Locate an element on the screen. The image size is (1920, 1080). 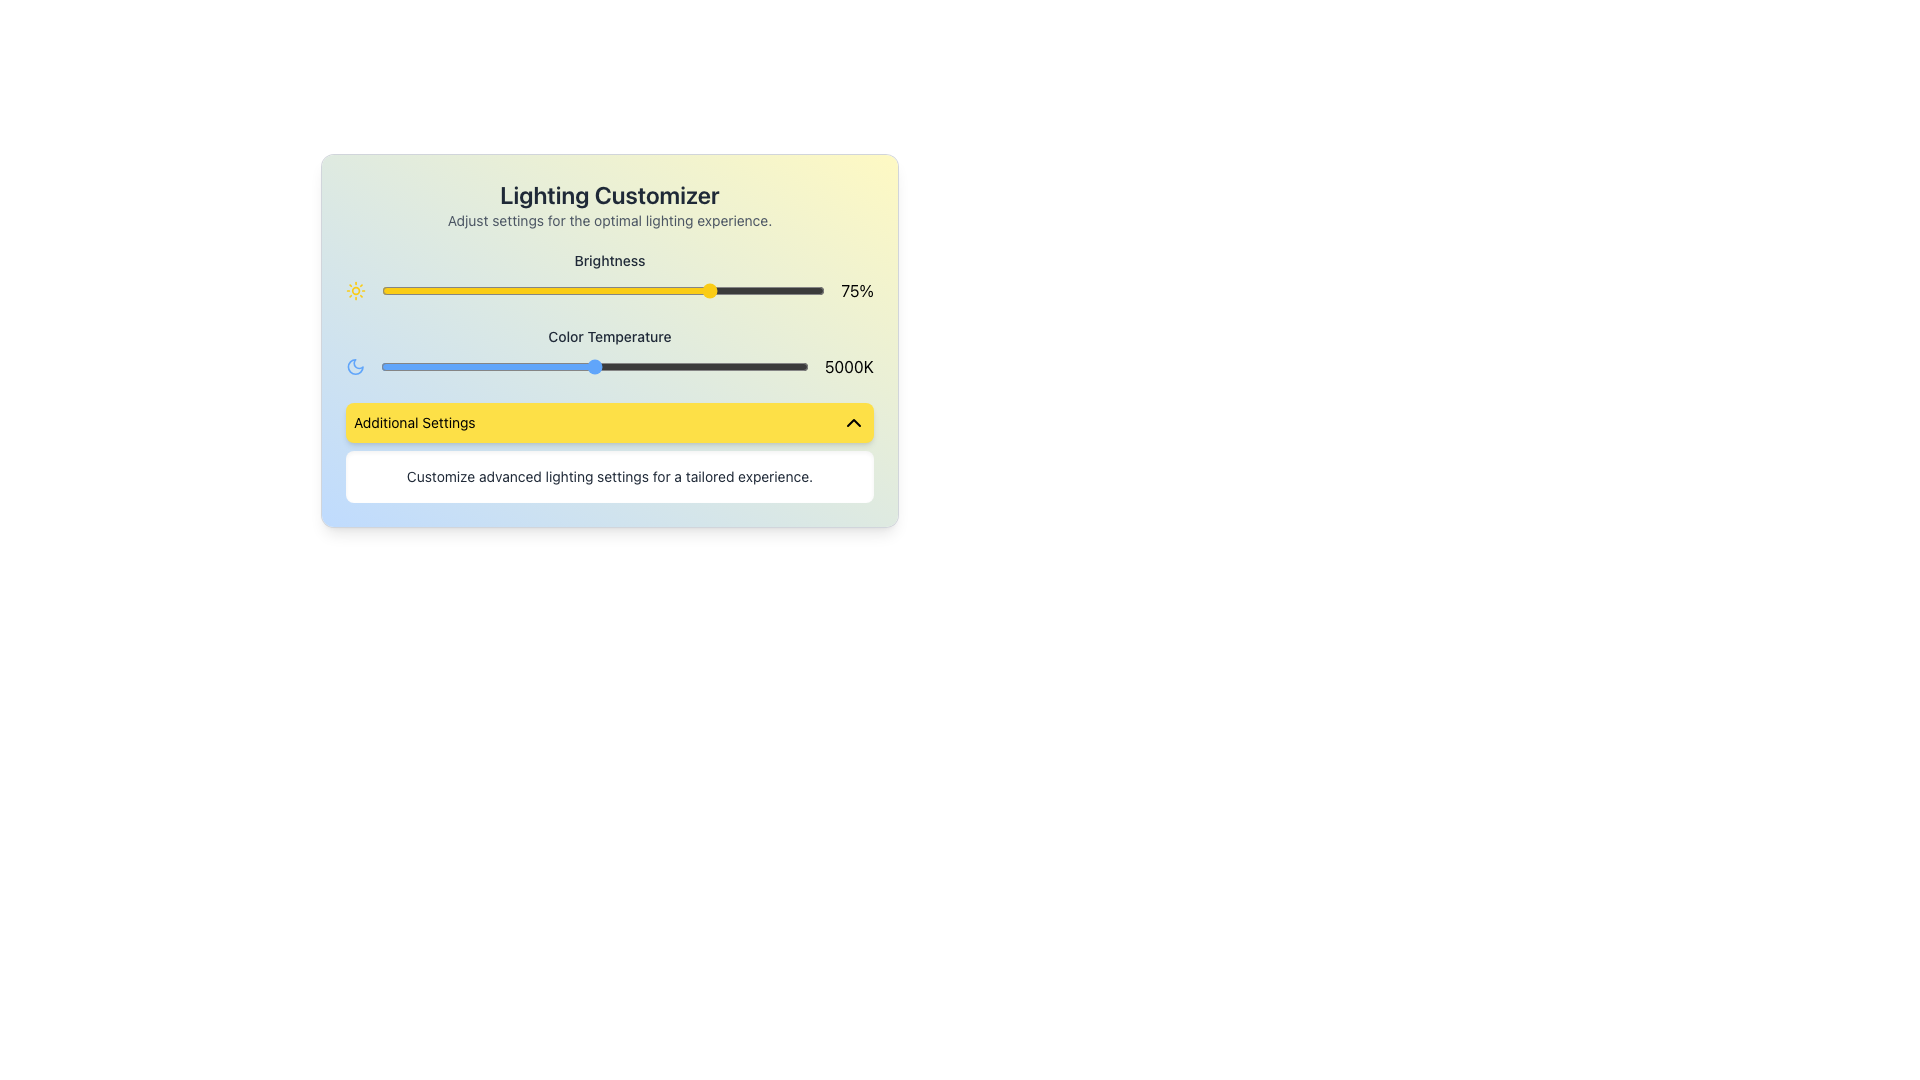
brightness is located at coordinates (562, 290).